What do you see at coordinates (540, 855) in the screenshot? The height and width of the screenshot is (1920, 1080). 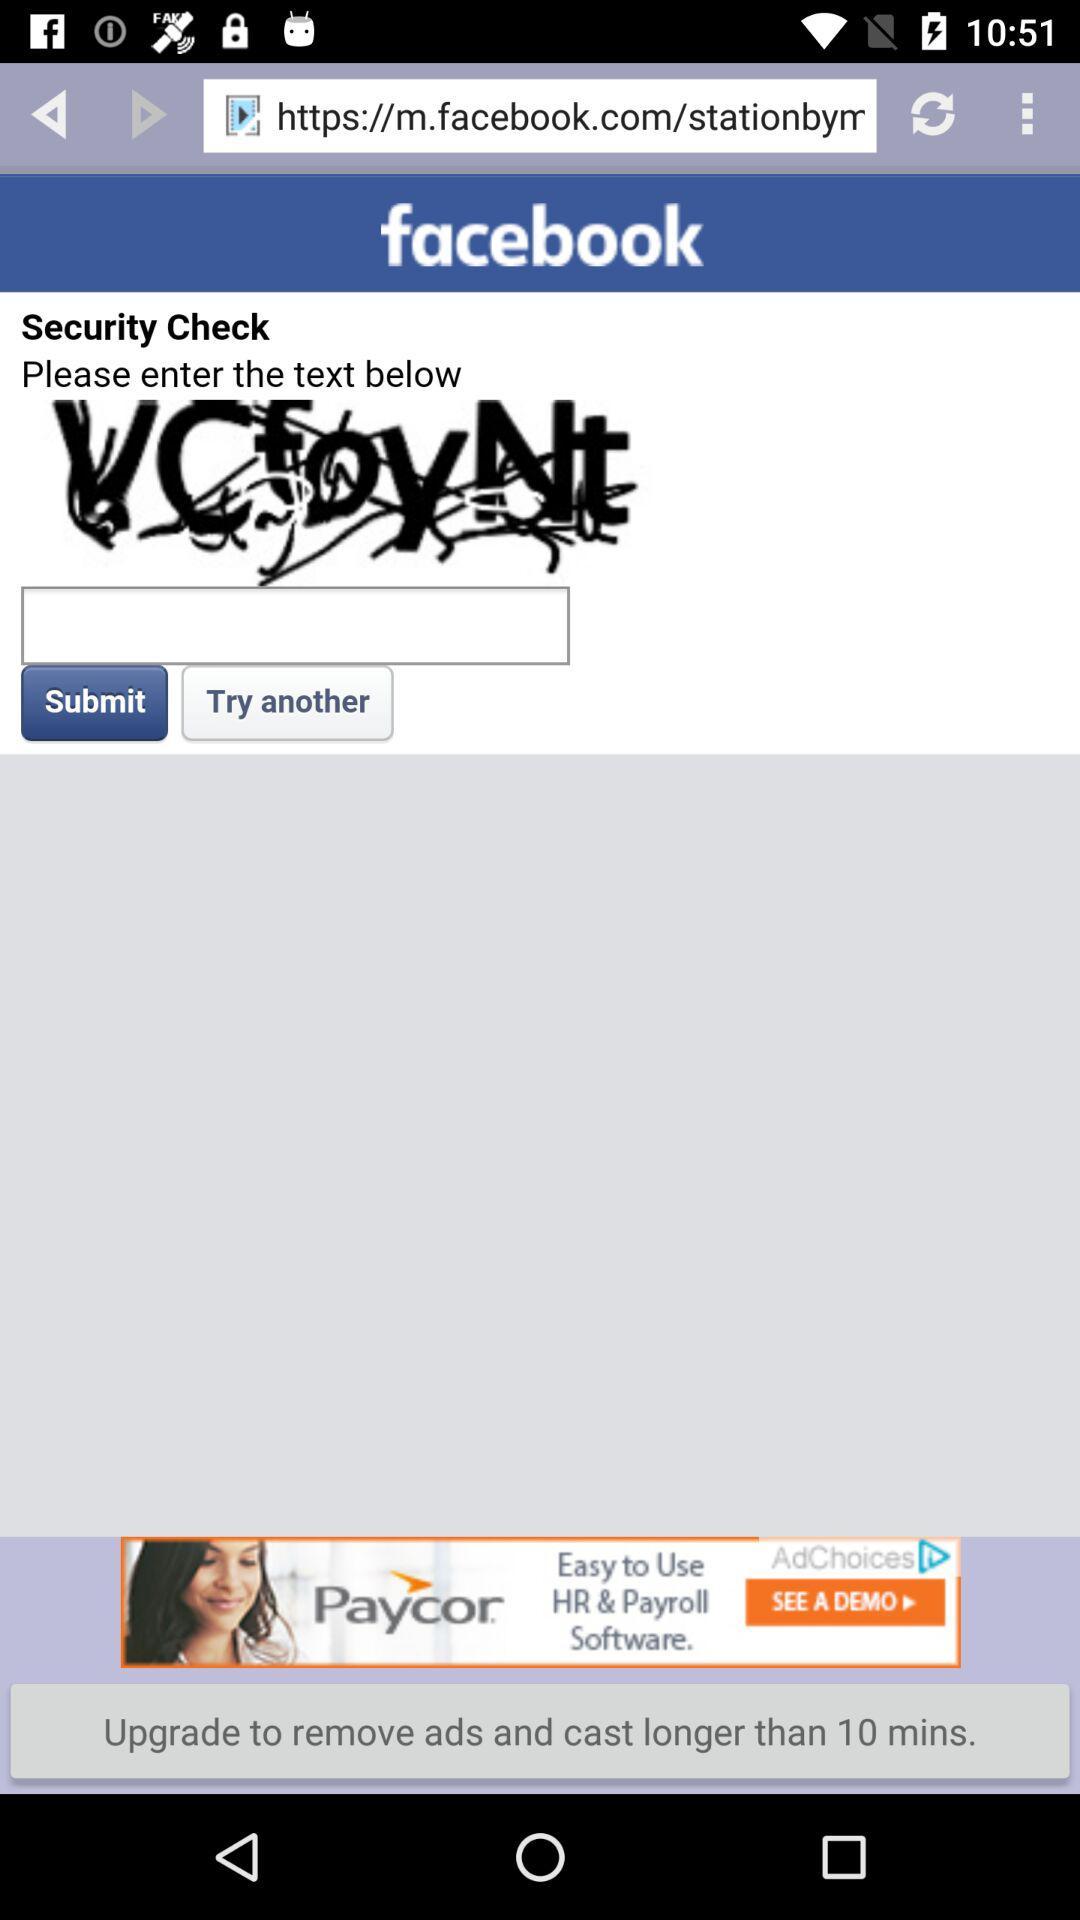 I see `input captcha` at bounding box center [540, 855].